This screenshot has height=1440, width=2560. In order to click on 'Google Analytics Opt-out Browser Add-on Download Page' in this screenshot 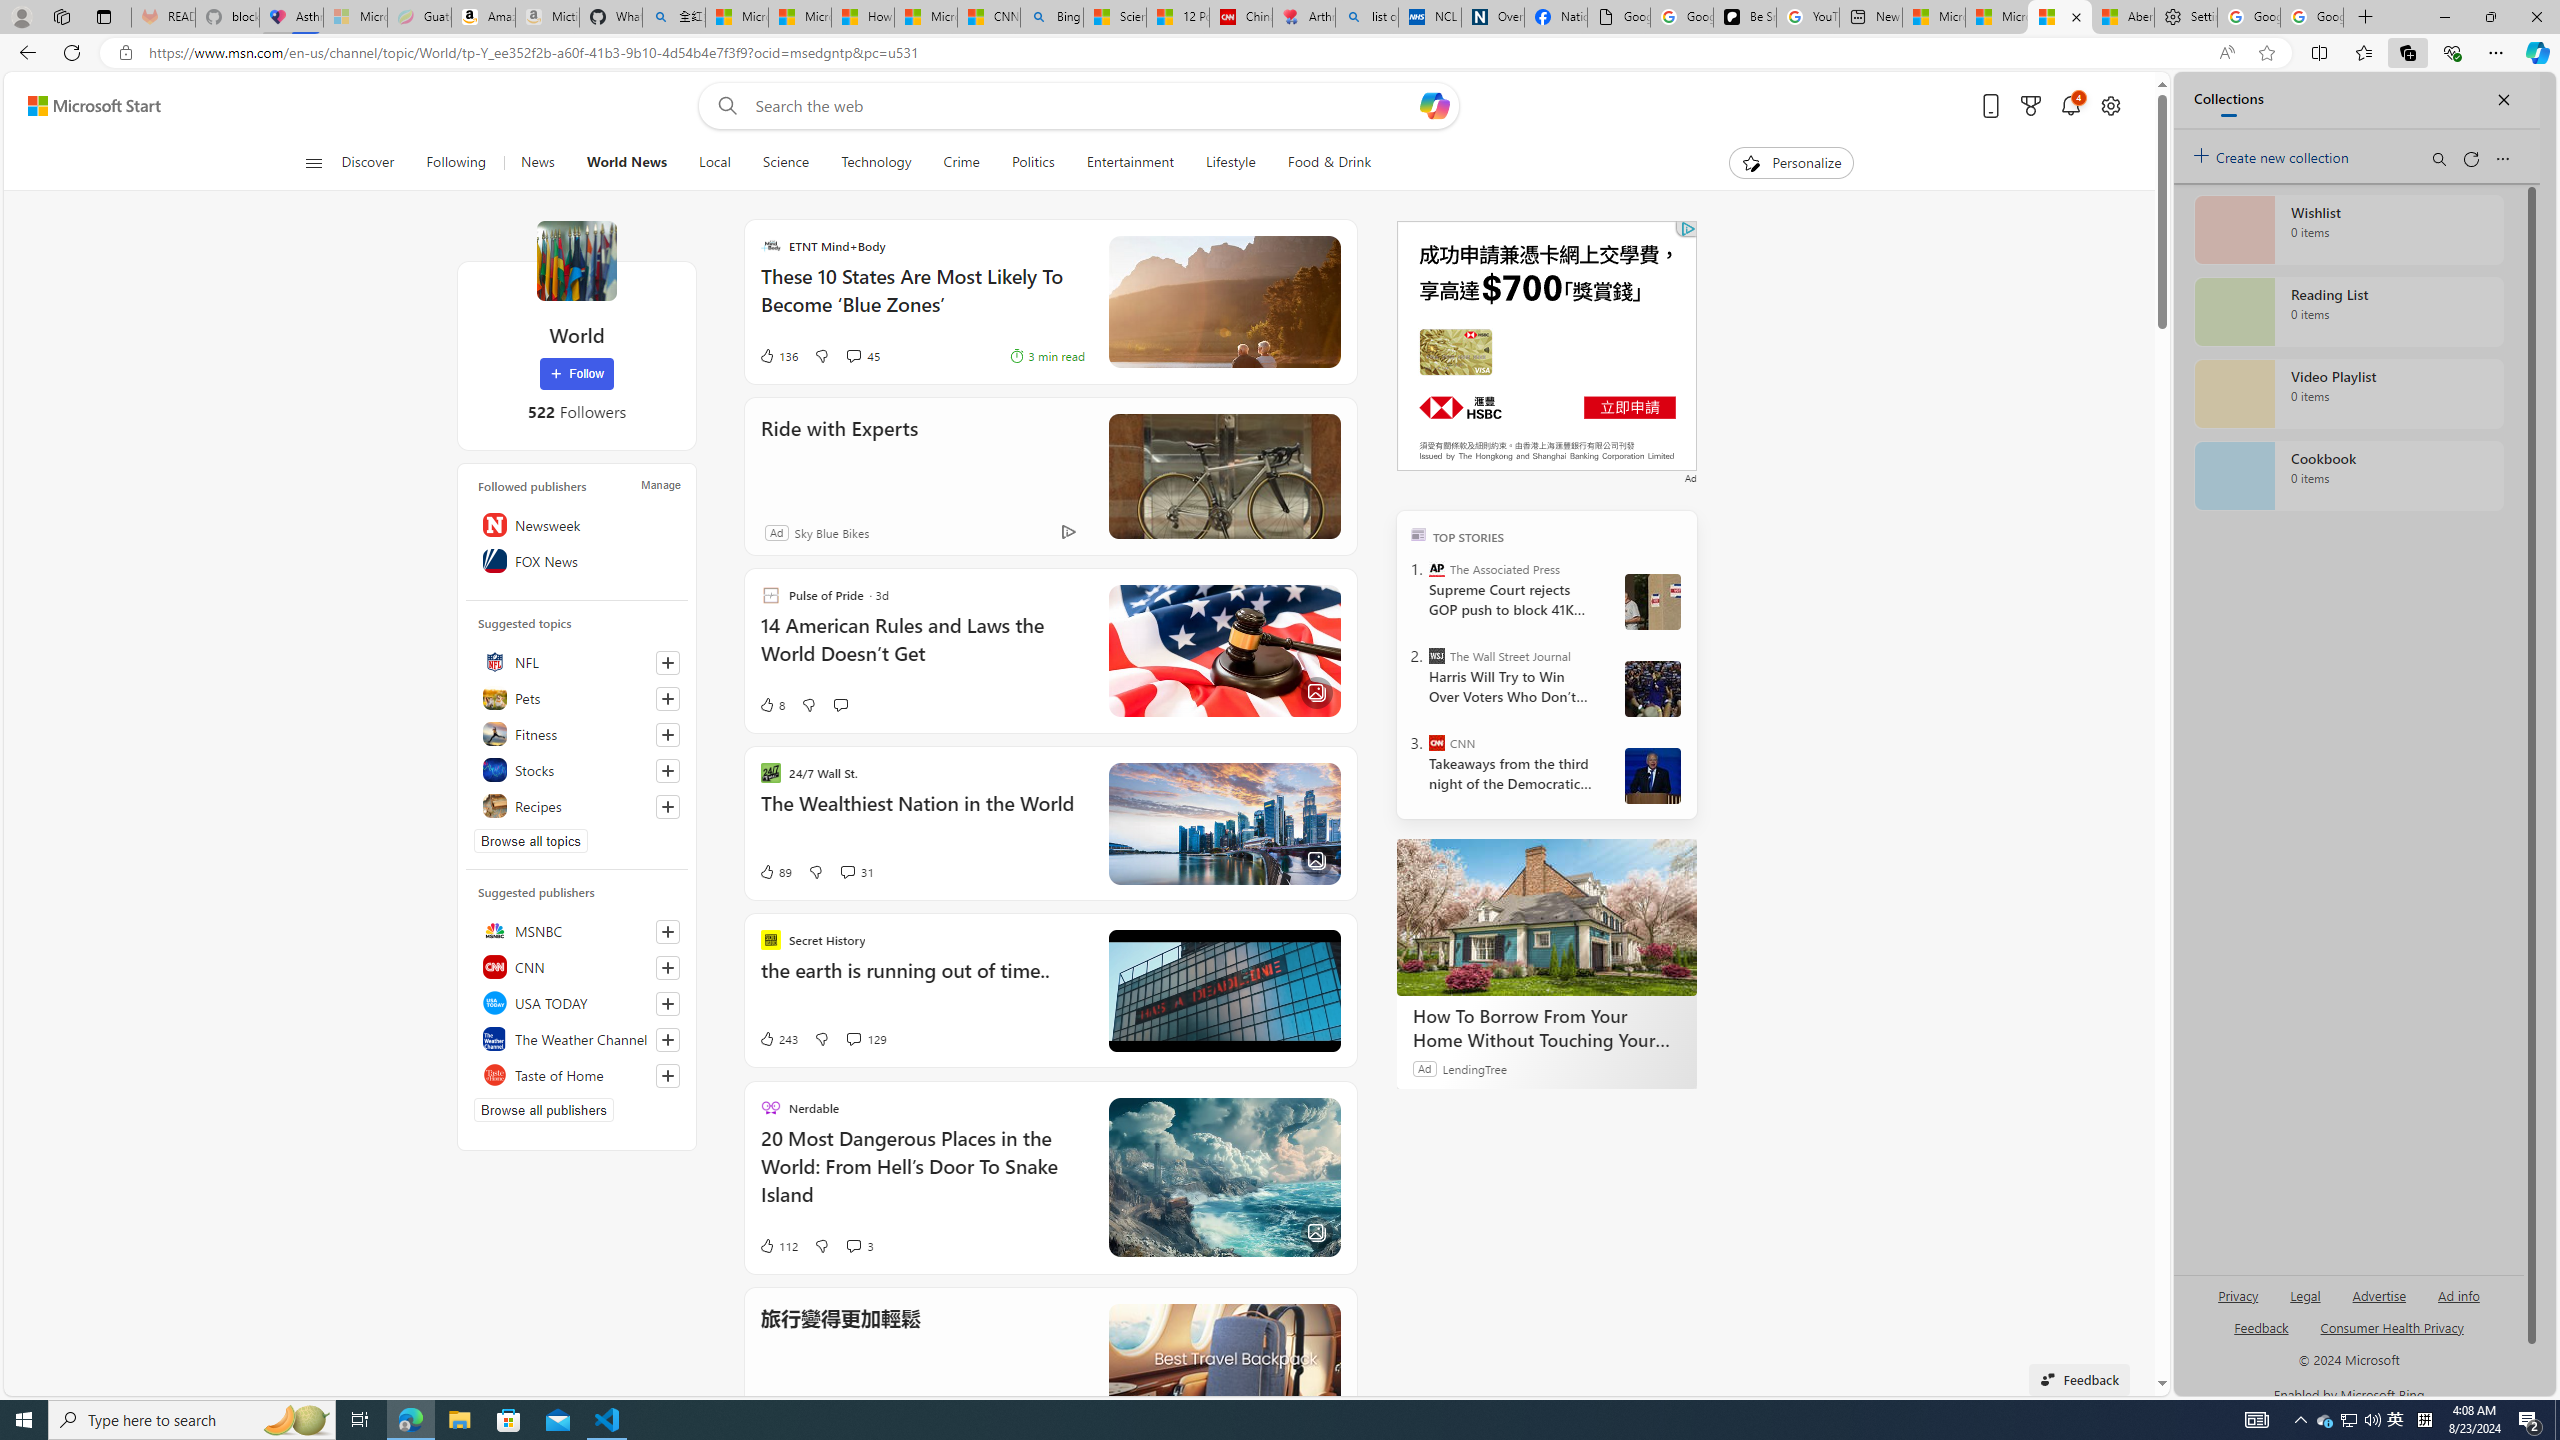, I will do `click(1618, 16)`.